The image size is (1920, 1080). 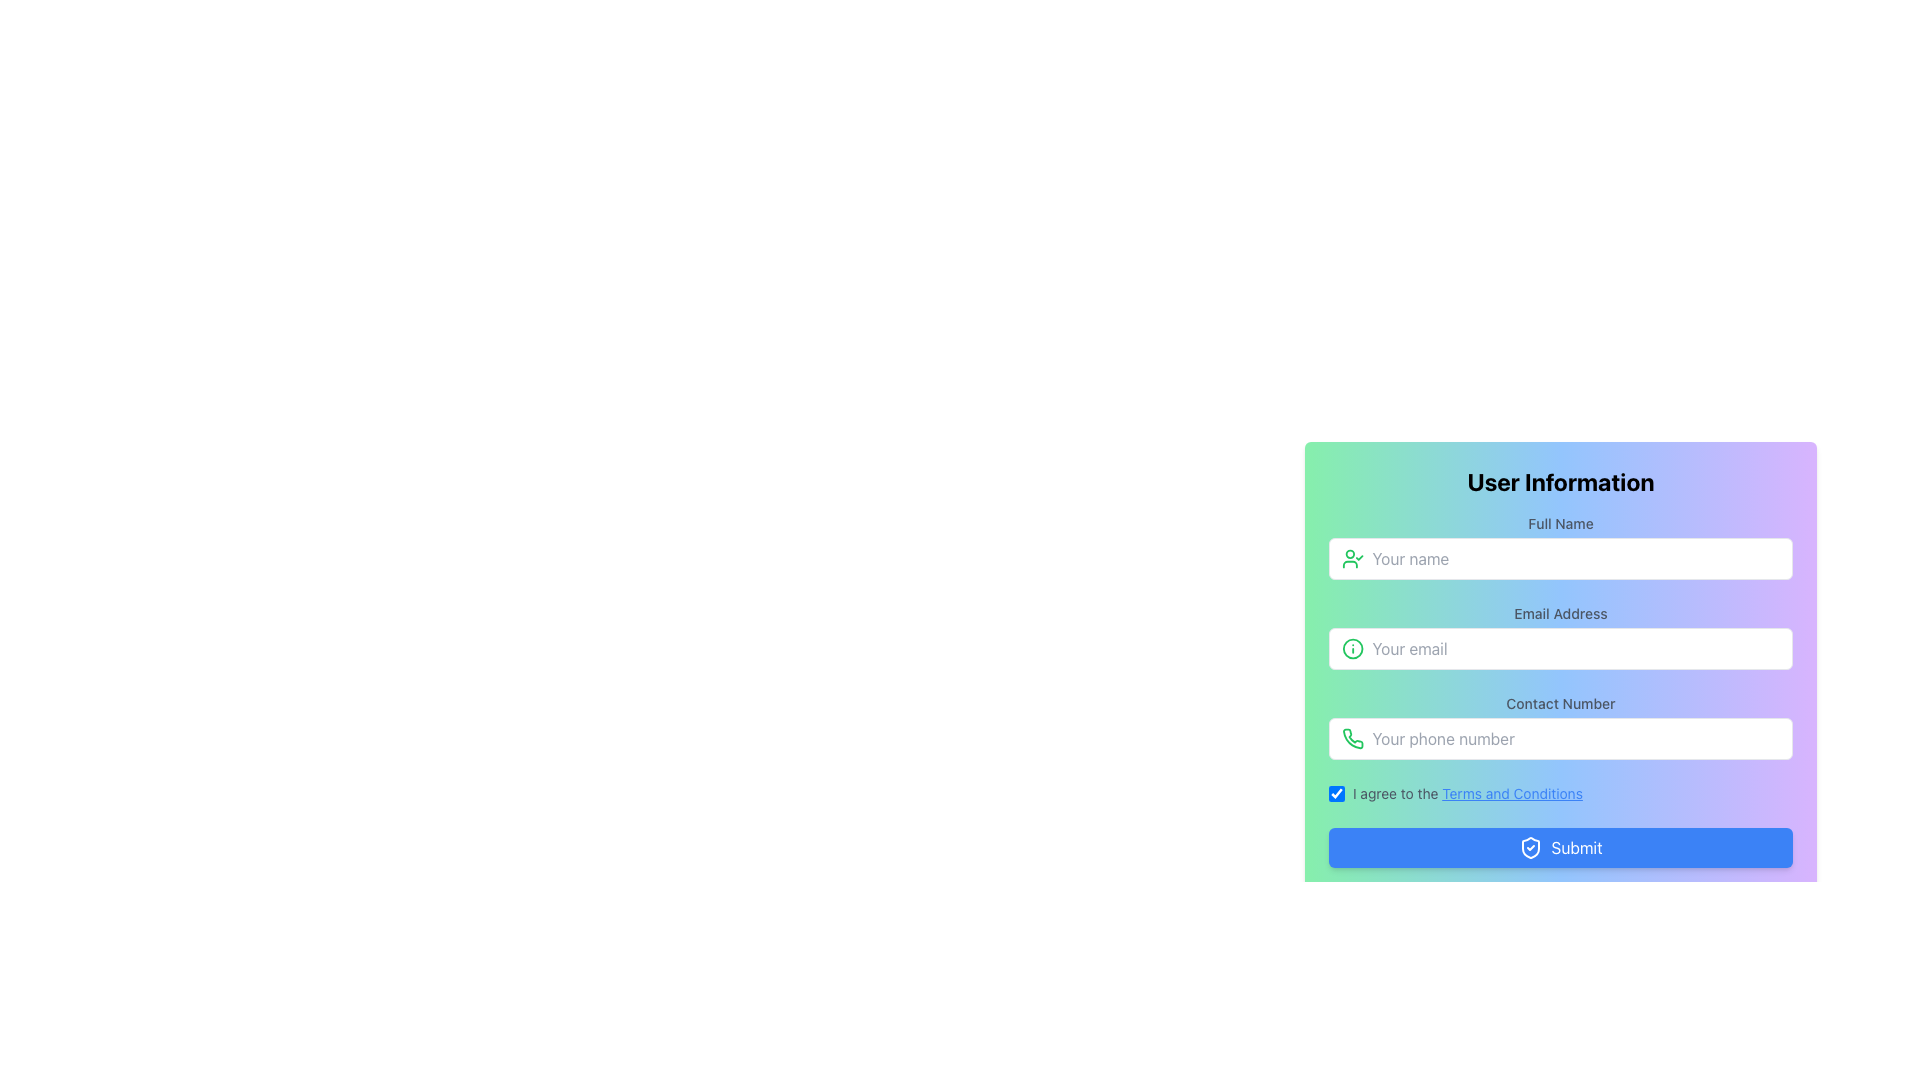 What do you see at coordinates (1353, 559) in the screenshot?
I see `the user icon with a checkmark, styled in green, located at the beginning of the input field group for 'Your name' in the 'Full Name' section` at bounding box center [1353, 559].